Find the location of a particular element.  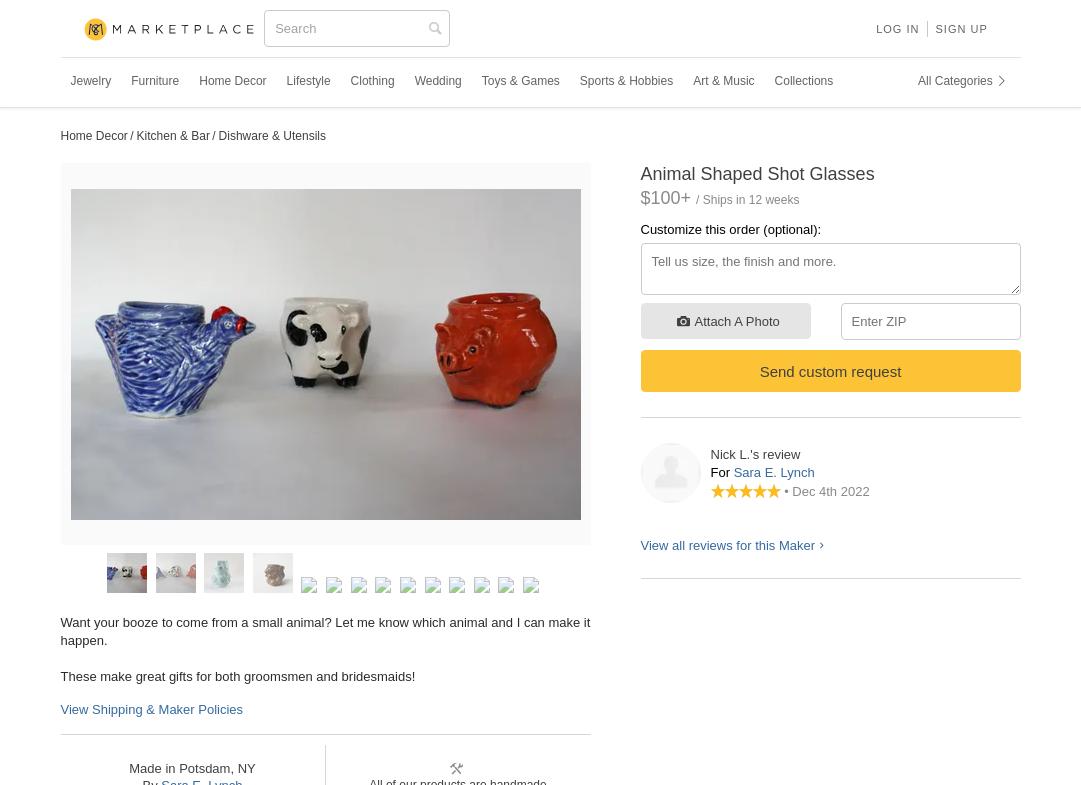

'Dishware & Utensils' is located at coordinates (218, 134).